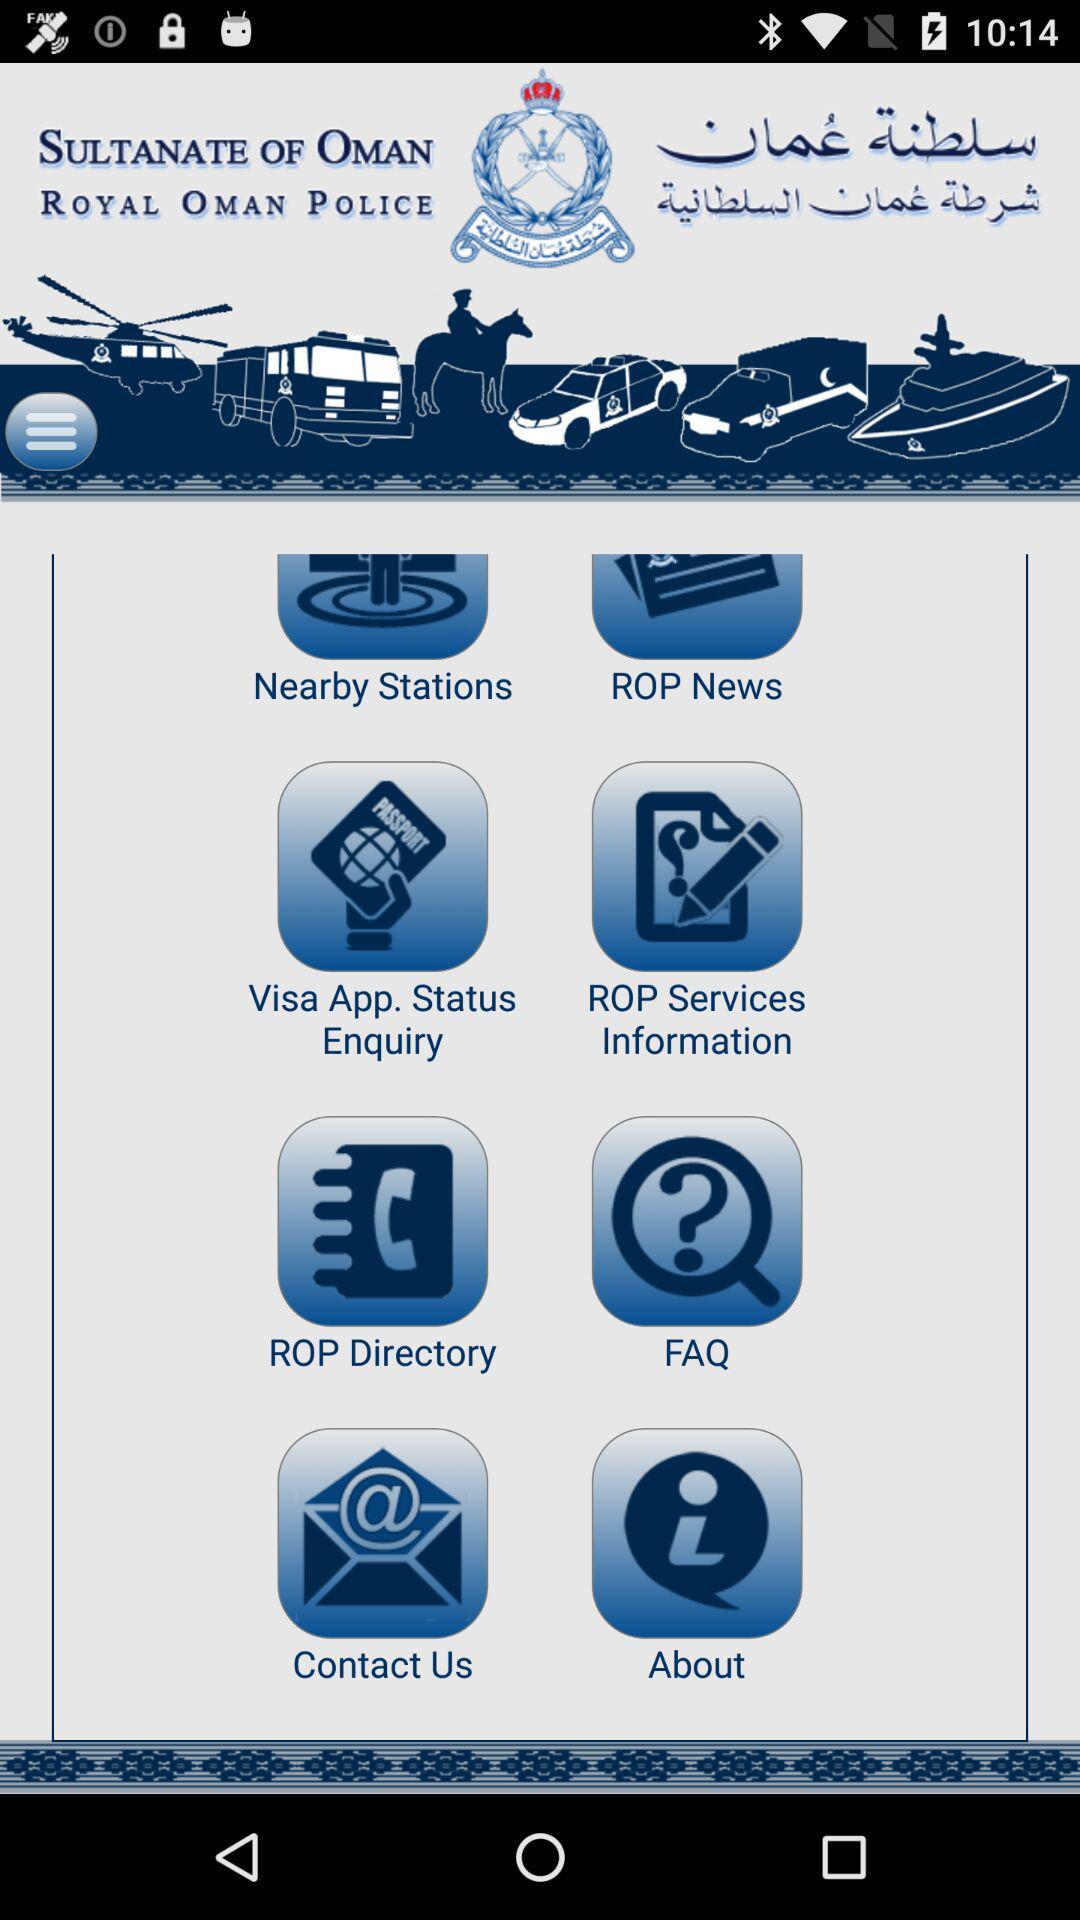  What do you see at coordinates (696, 1532) in the screenshot?
I see `about` at bounding box center [696, 1532].